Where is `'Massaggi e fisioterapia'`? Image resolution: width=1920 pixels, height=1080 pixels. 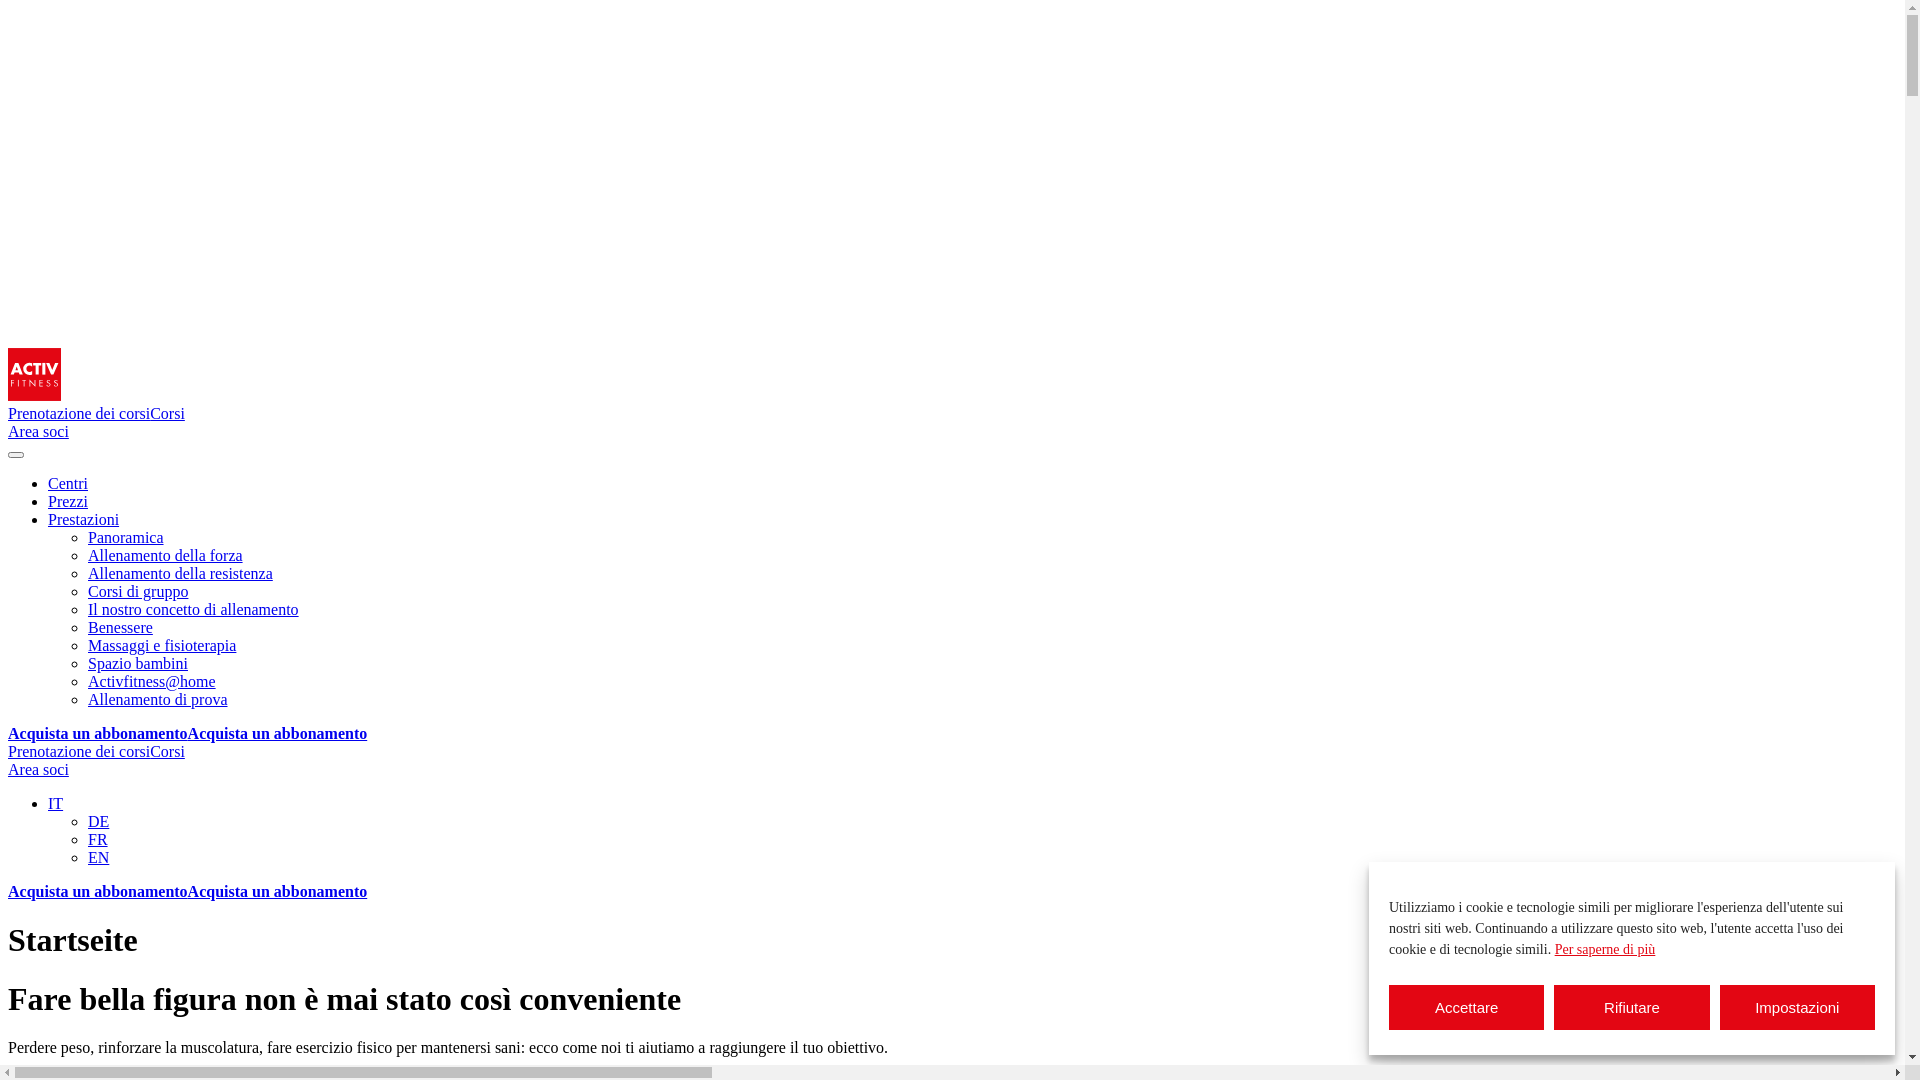 'Massaggi e fisioterapia' is located at coordinates (162, 645).